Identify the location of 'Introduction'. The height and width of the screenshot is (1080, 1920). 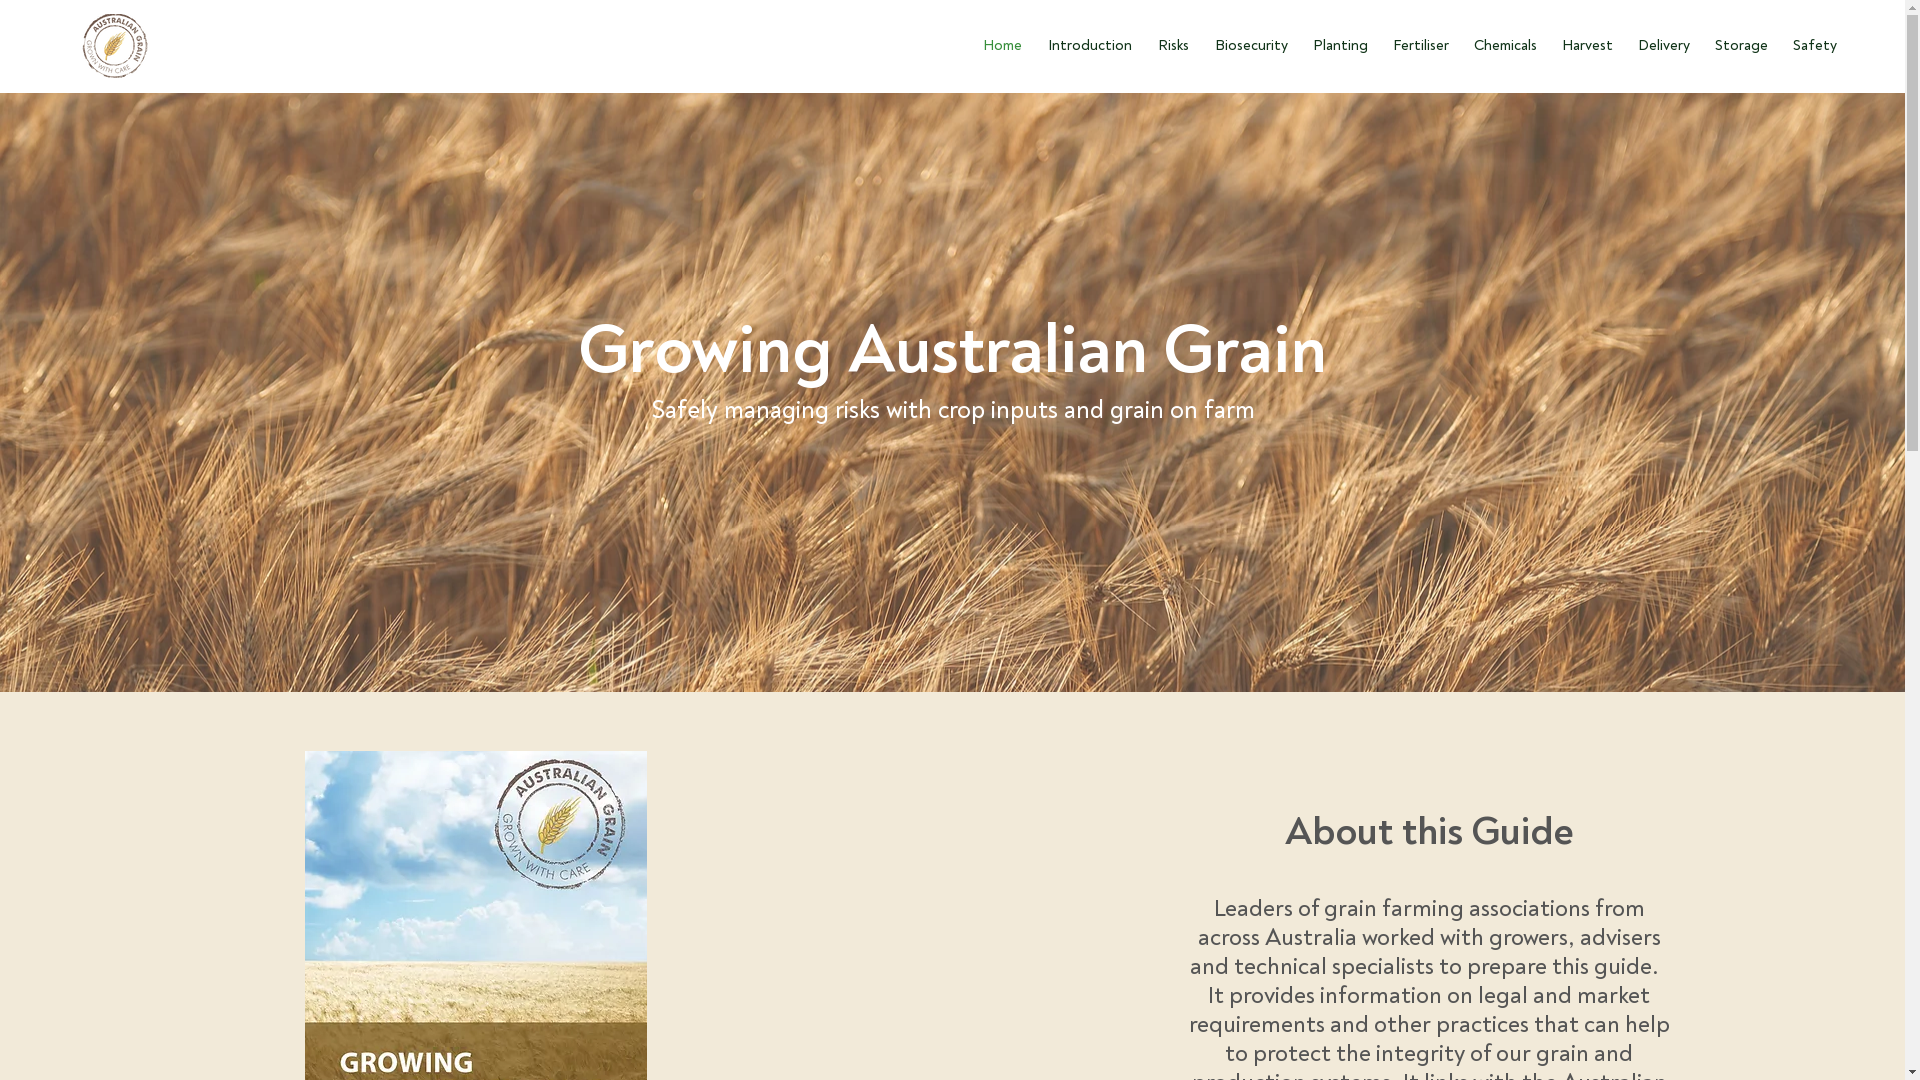
(1085, 45).